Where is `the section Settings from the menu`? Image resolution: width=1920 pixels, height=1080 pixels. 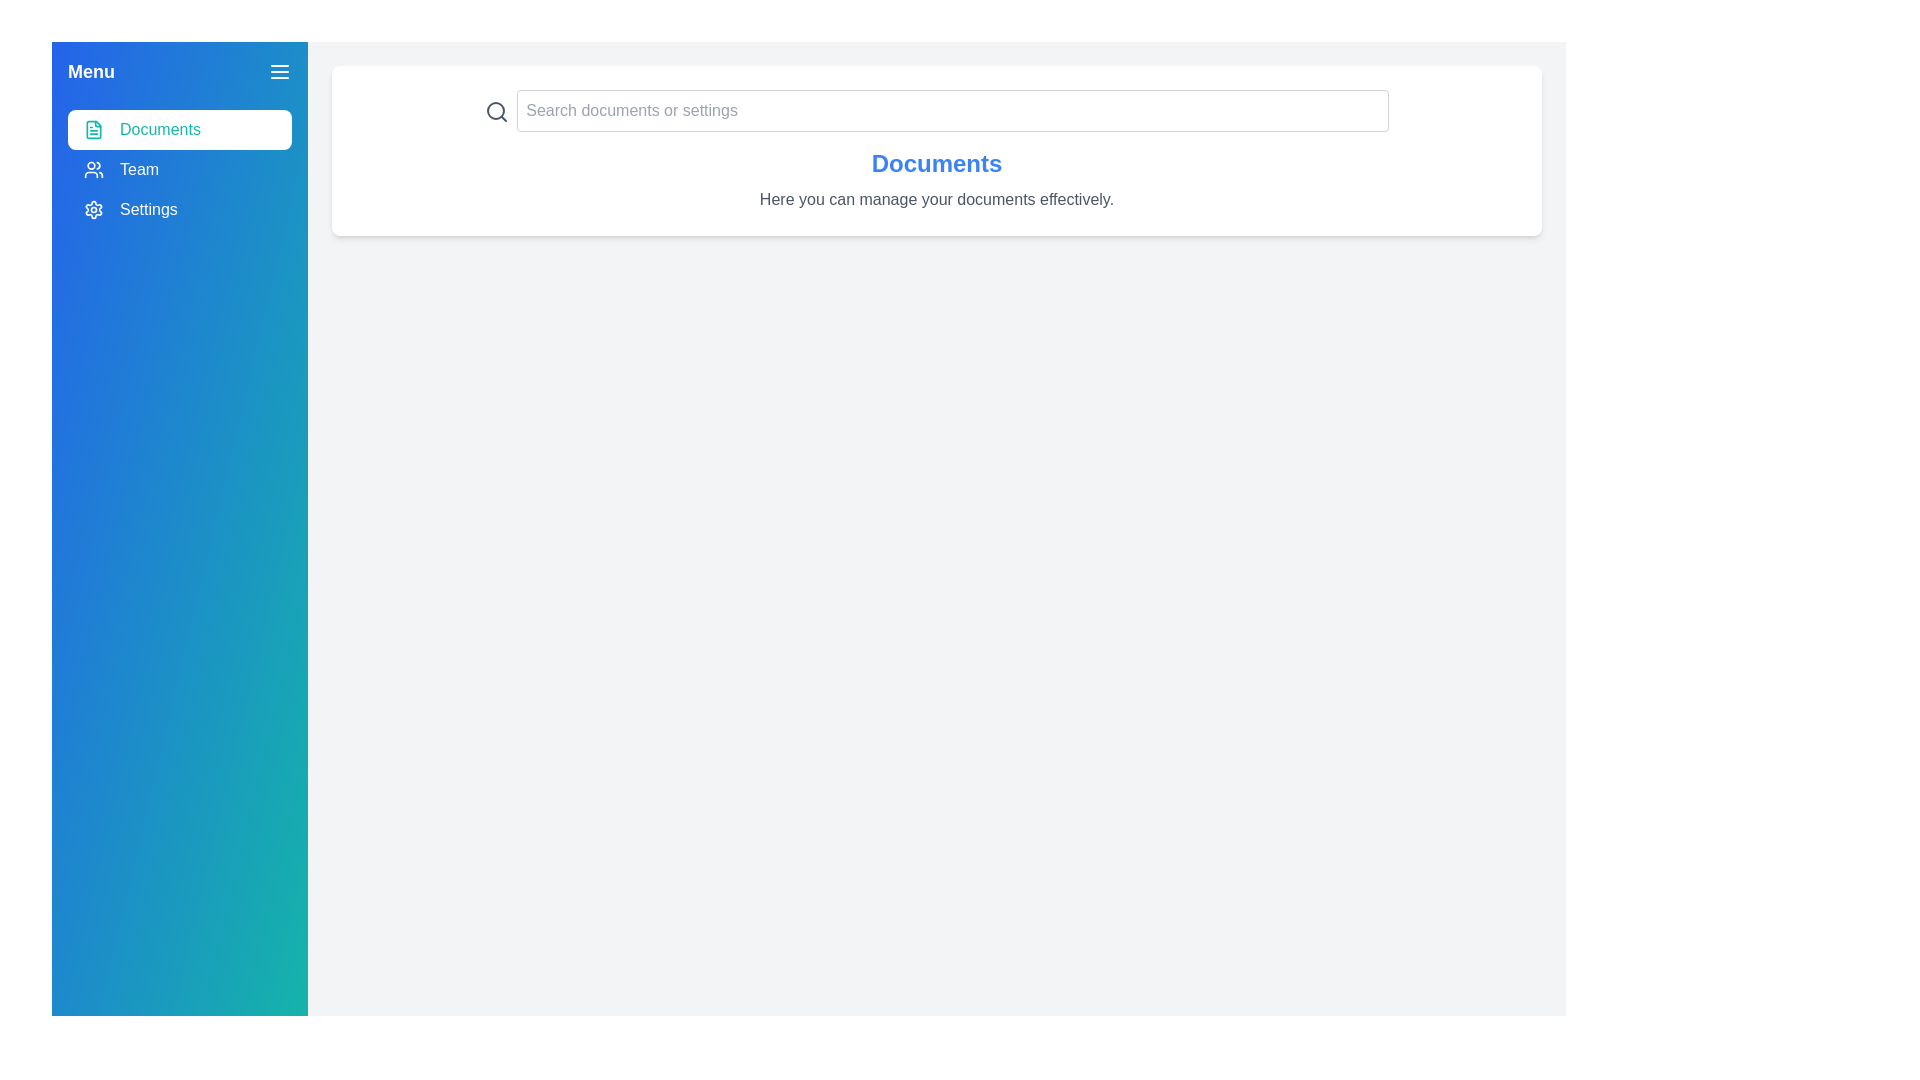 the section Settings from the menu is located at coordinates (180, 209).